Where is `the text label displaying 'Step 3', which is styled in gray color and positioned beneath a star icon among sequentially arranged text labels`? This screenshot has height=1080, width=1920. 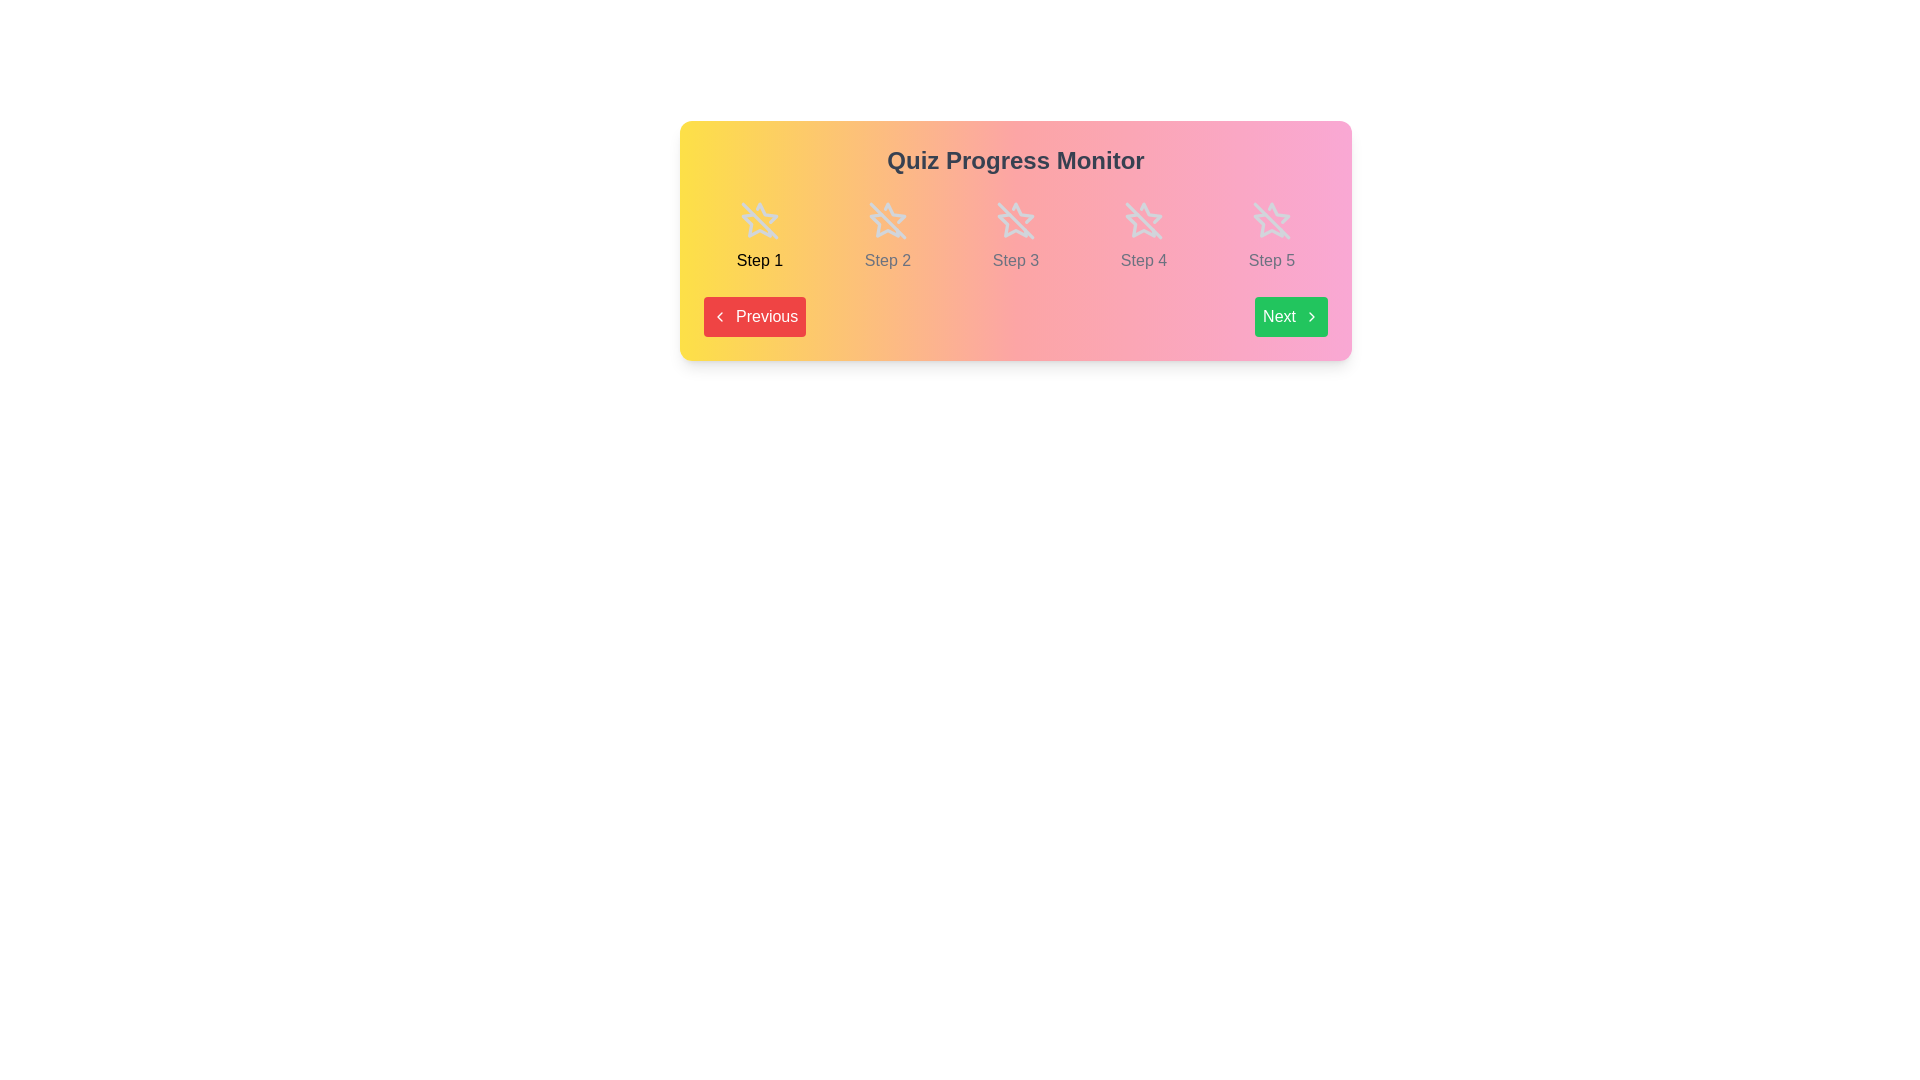 the text label displaying 'Step 3', which is styled in gray color and positioned beneath a star icon among sequentially arranged text labels is located at coordinates (1016, 260).